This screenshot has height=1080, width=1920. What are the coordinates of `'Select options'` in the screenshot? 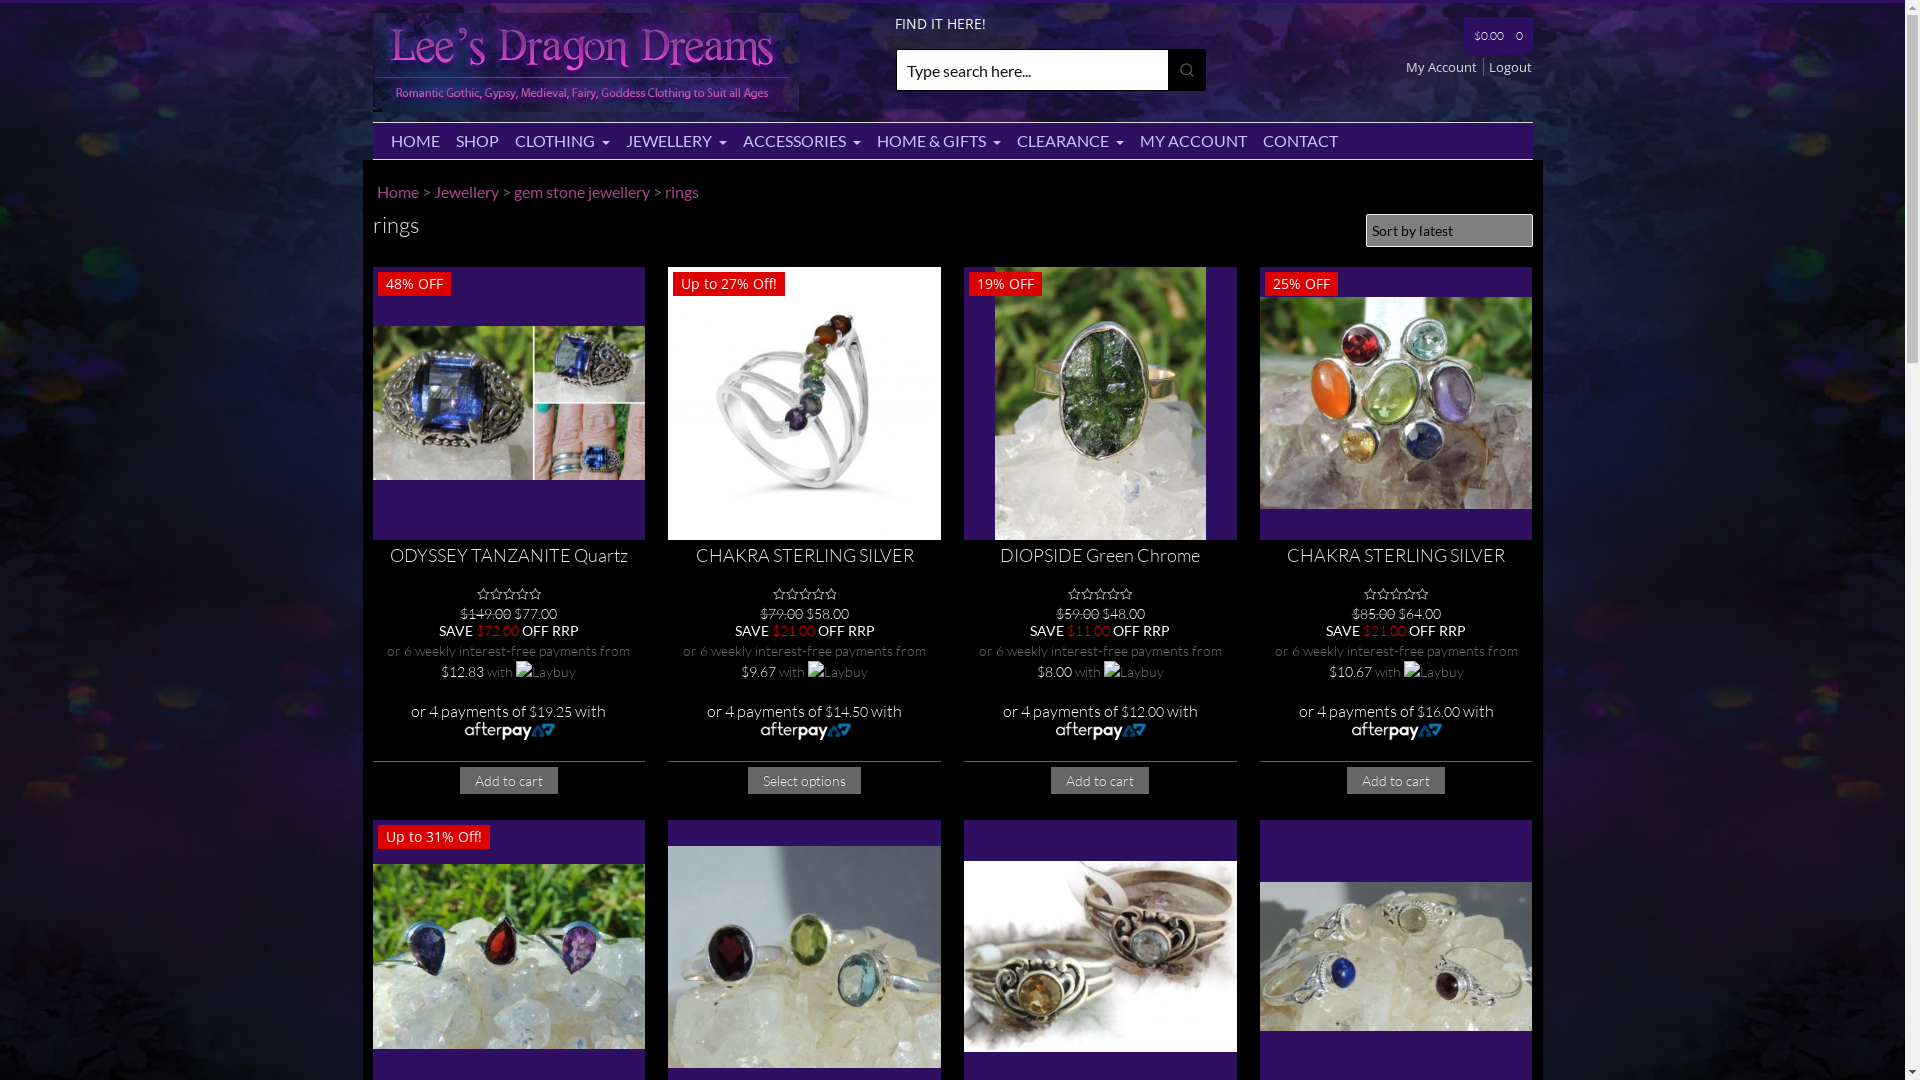 It's located at (804, 779).